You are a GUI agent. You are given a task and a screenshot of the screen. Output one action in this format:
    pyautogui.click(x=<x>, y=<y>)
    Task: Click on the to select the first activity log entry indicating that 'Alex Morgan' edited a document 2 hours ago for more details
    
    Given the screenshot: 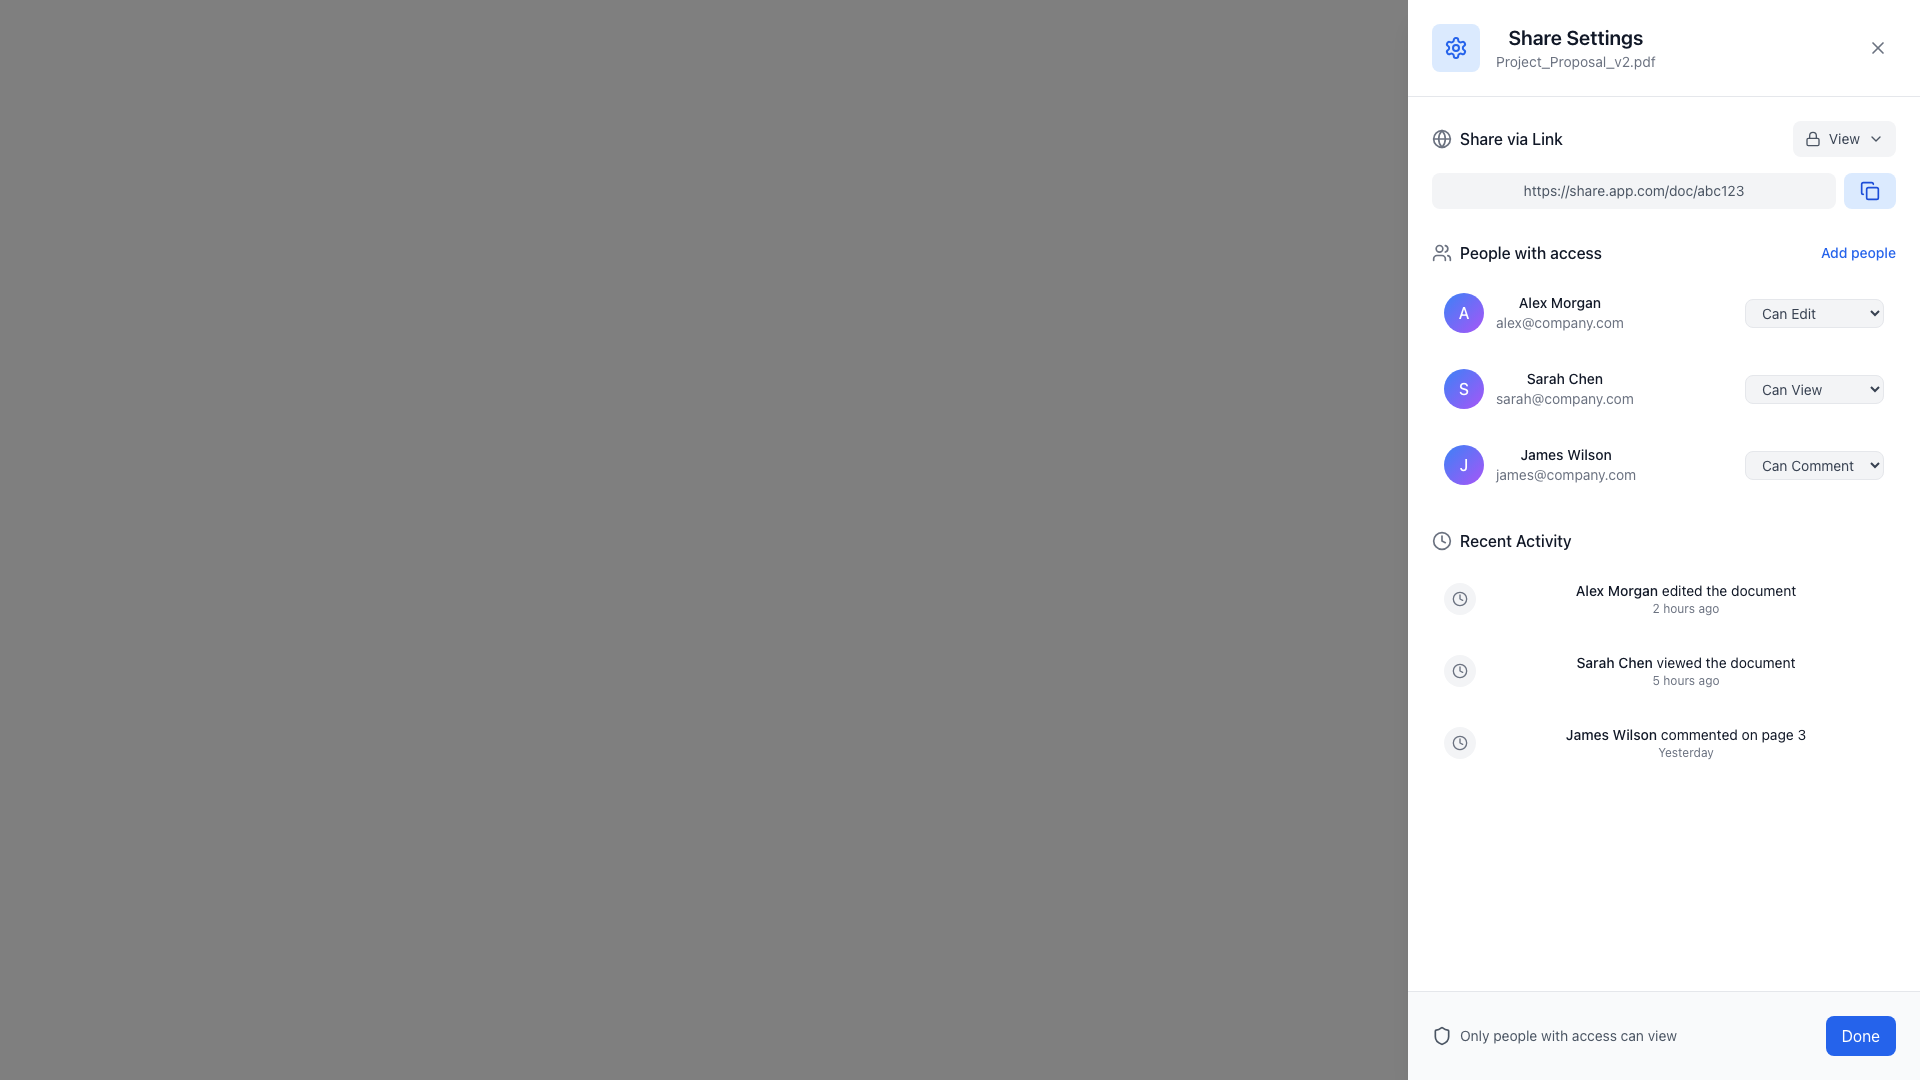 What is the action you would take?
    pyautogui.click(x=1664, y=597)
    